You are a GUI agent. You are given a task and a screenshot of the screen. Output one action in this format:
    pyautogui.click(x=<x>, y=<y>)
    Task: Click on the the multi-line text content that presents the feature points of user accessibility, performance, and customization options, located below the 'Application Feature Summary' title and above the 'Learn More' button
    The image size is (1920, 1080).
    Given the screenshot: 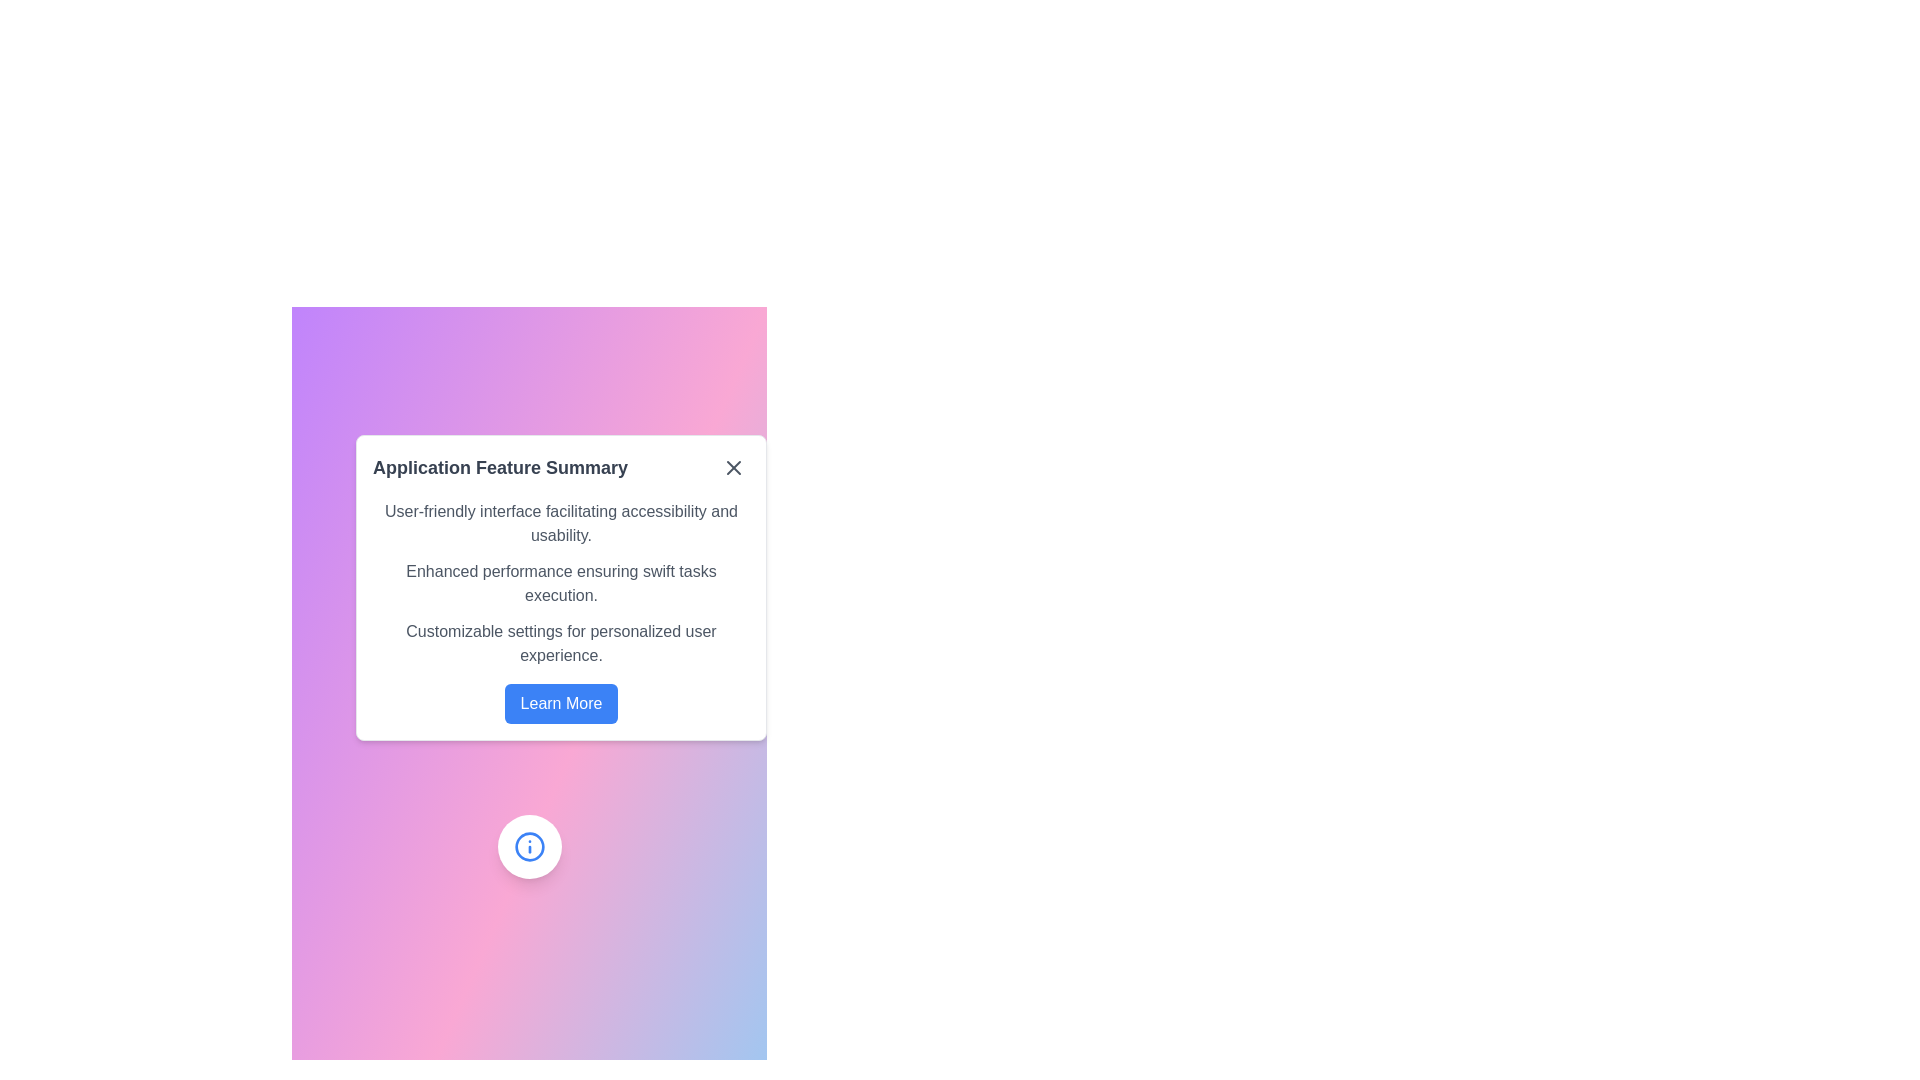 What is the action you would take?
    pyautogui.click(x=560, y=583)
    